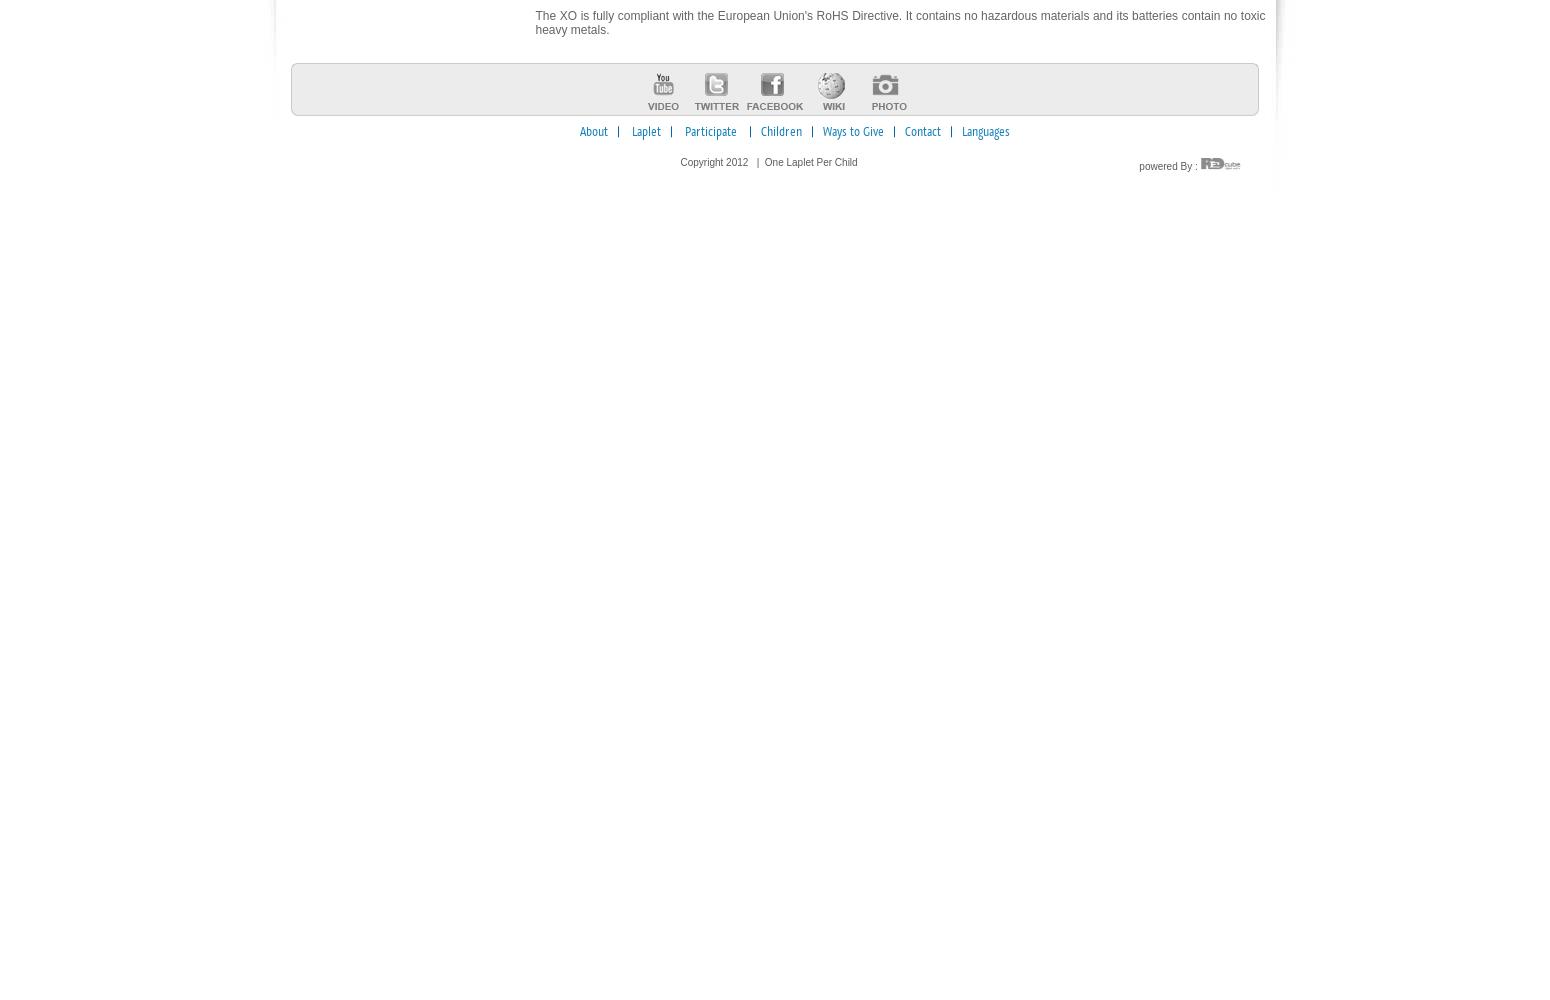 This screenshot has height=1000, width=1550. What do you see at coordinates (768, 162) in the screenshot?
I see `'Copyright 2012     |  One Laplet Per Child'` at bounding box center [768, 162].